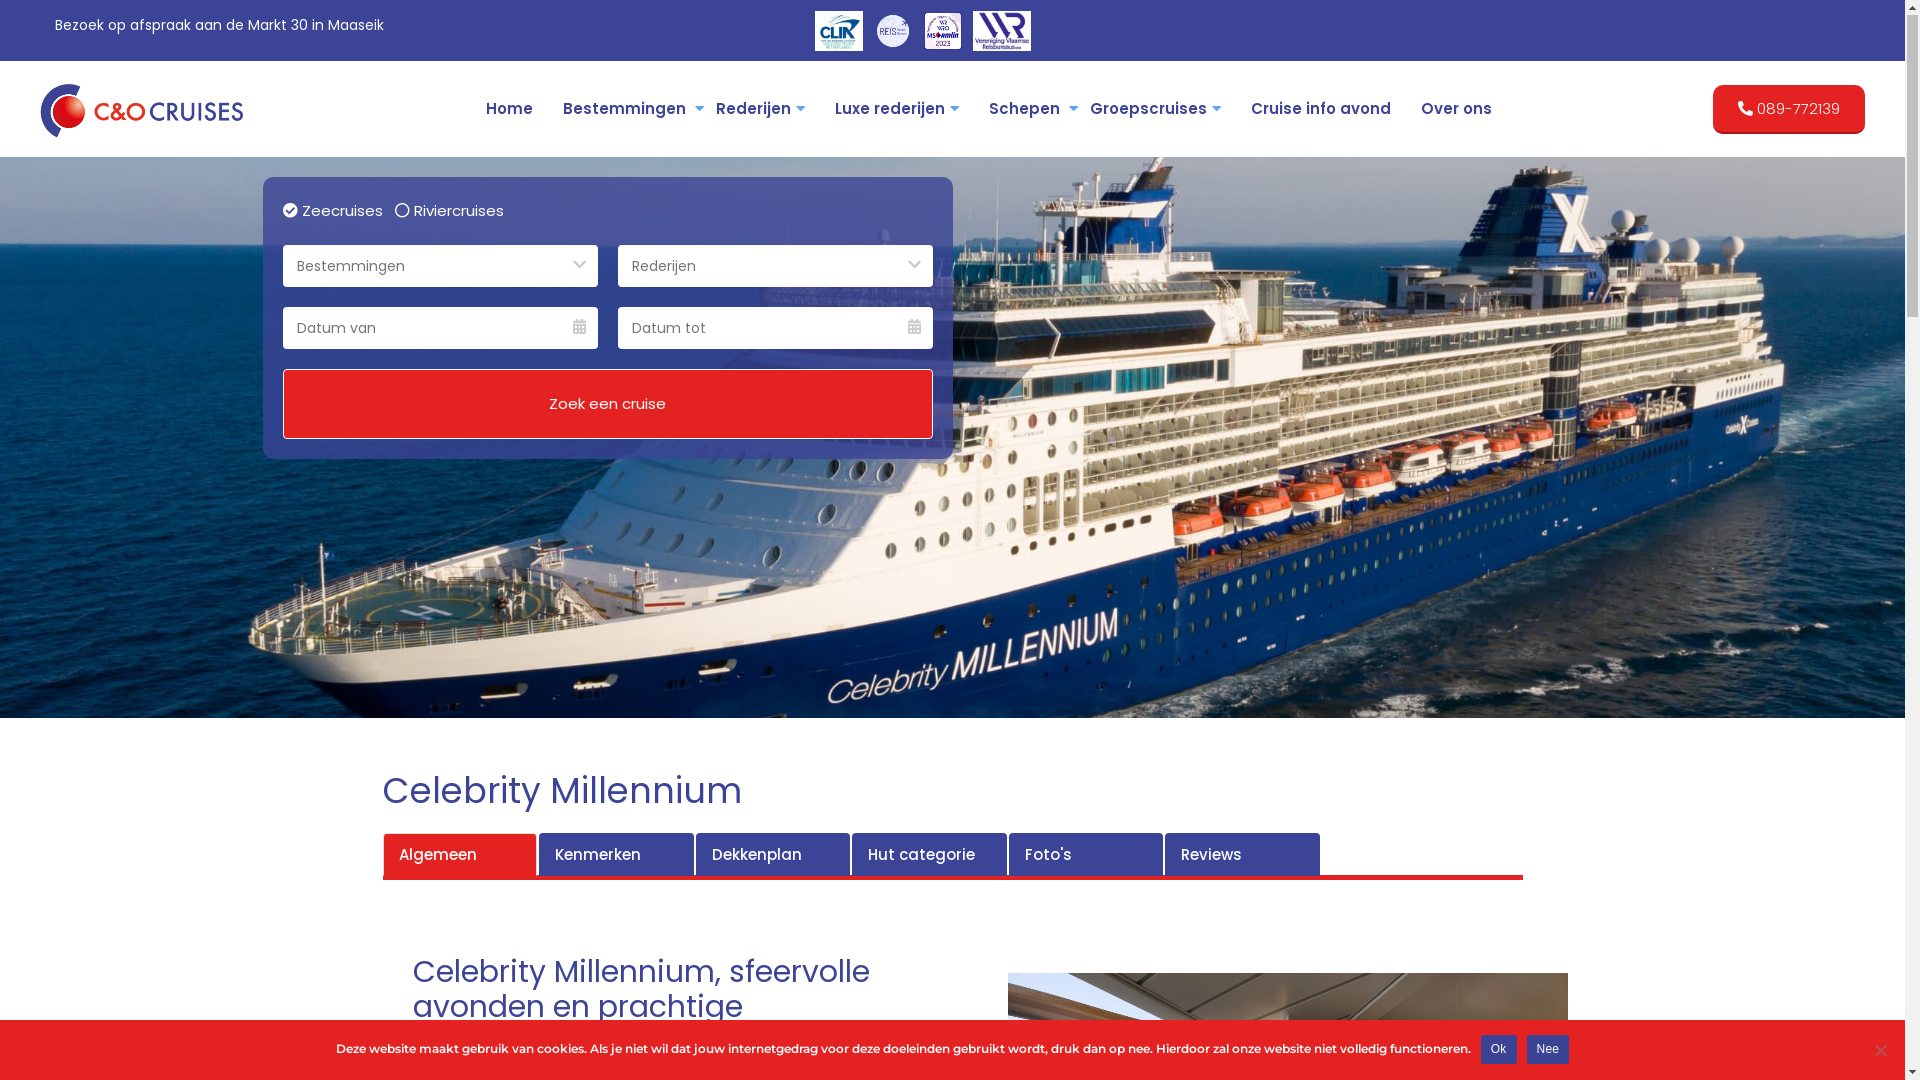  What do you see at coordinates (1456, 110) in the screenshot?
I see `'Over ons'` at bounding box center [1456, 110].